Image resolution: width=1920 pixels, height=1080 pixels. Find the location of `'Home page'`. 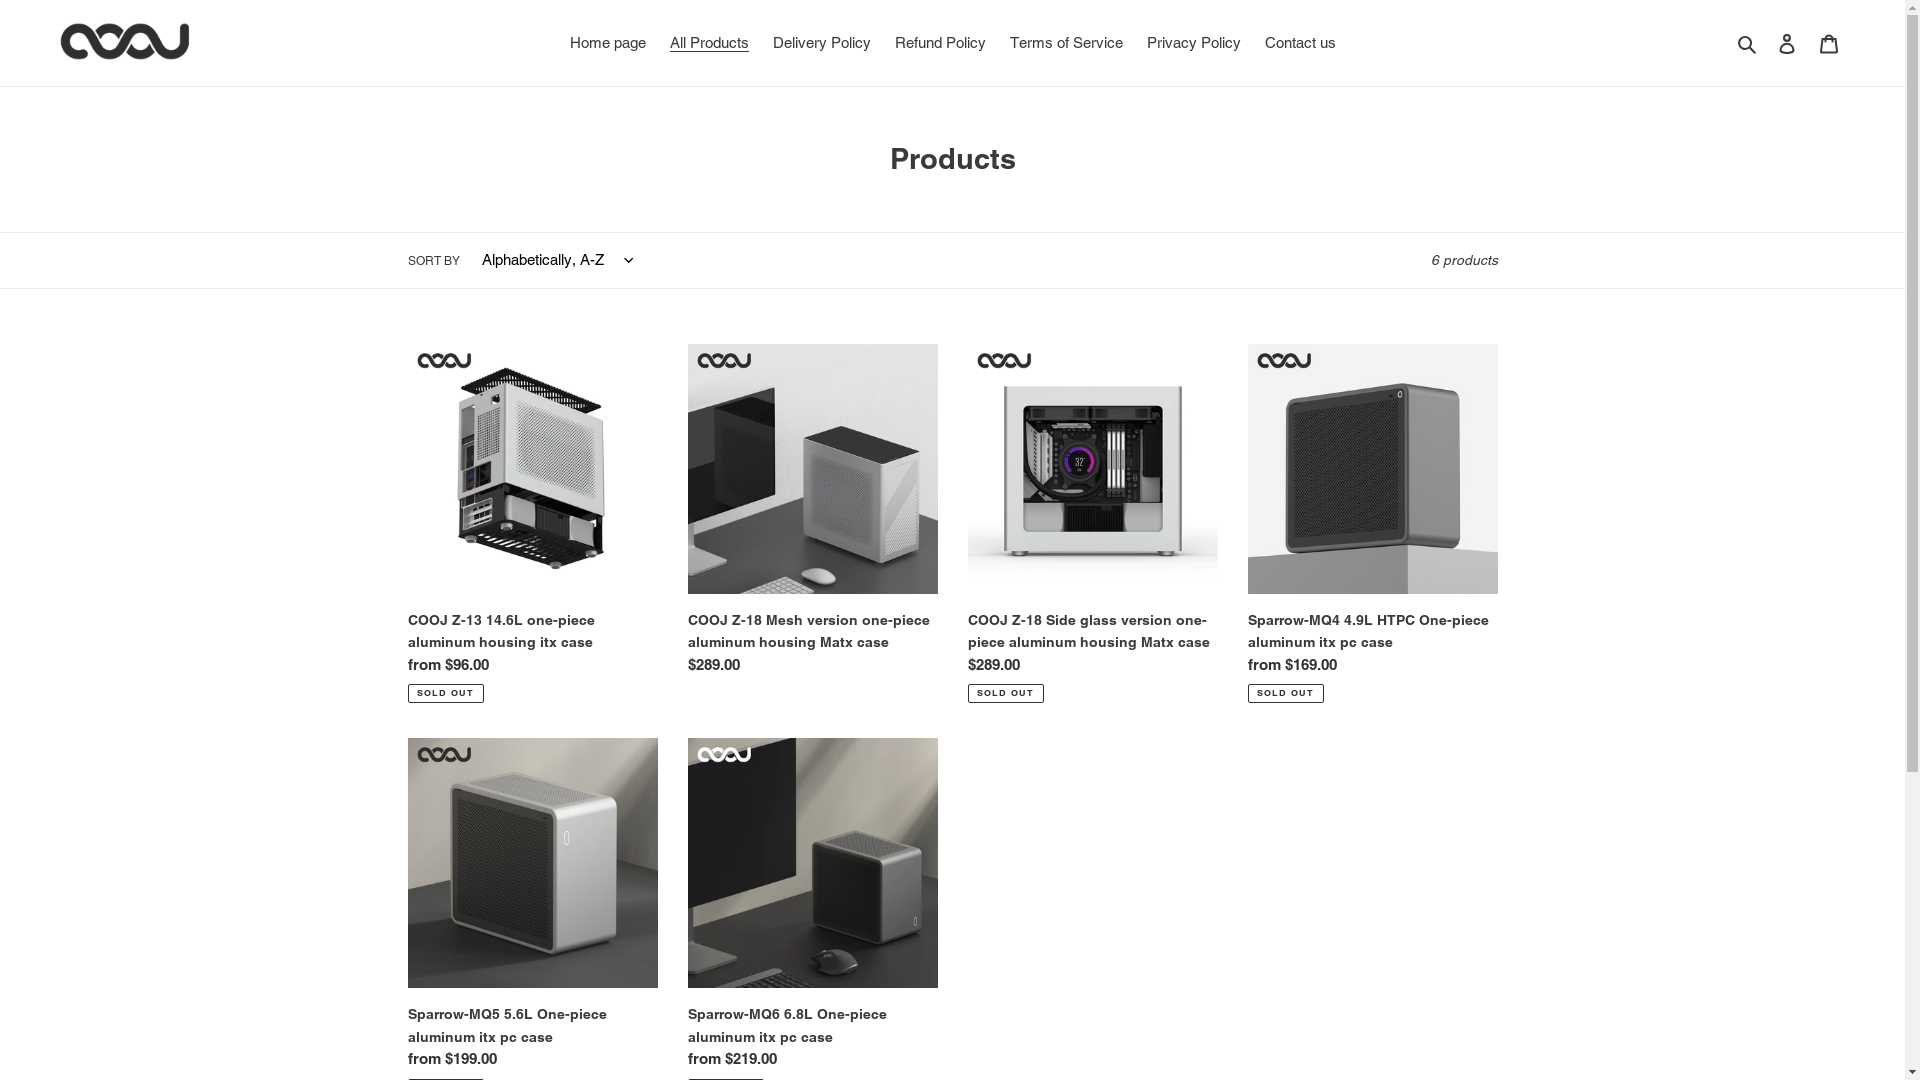

'Home page' is located at coordinates (560, 43).